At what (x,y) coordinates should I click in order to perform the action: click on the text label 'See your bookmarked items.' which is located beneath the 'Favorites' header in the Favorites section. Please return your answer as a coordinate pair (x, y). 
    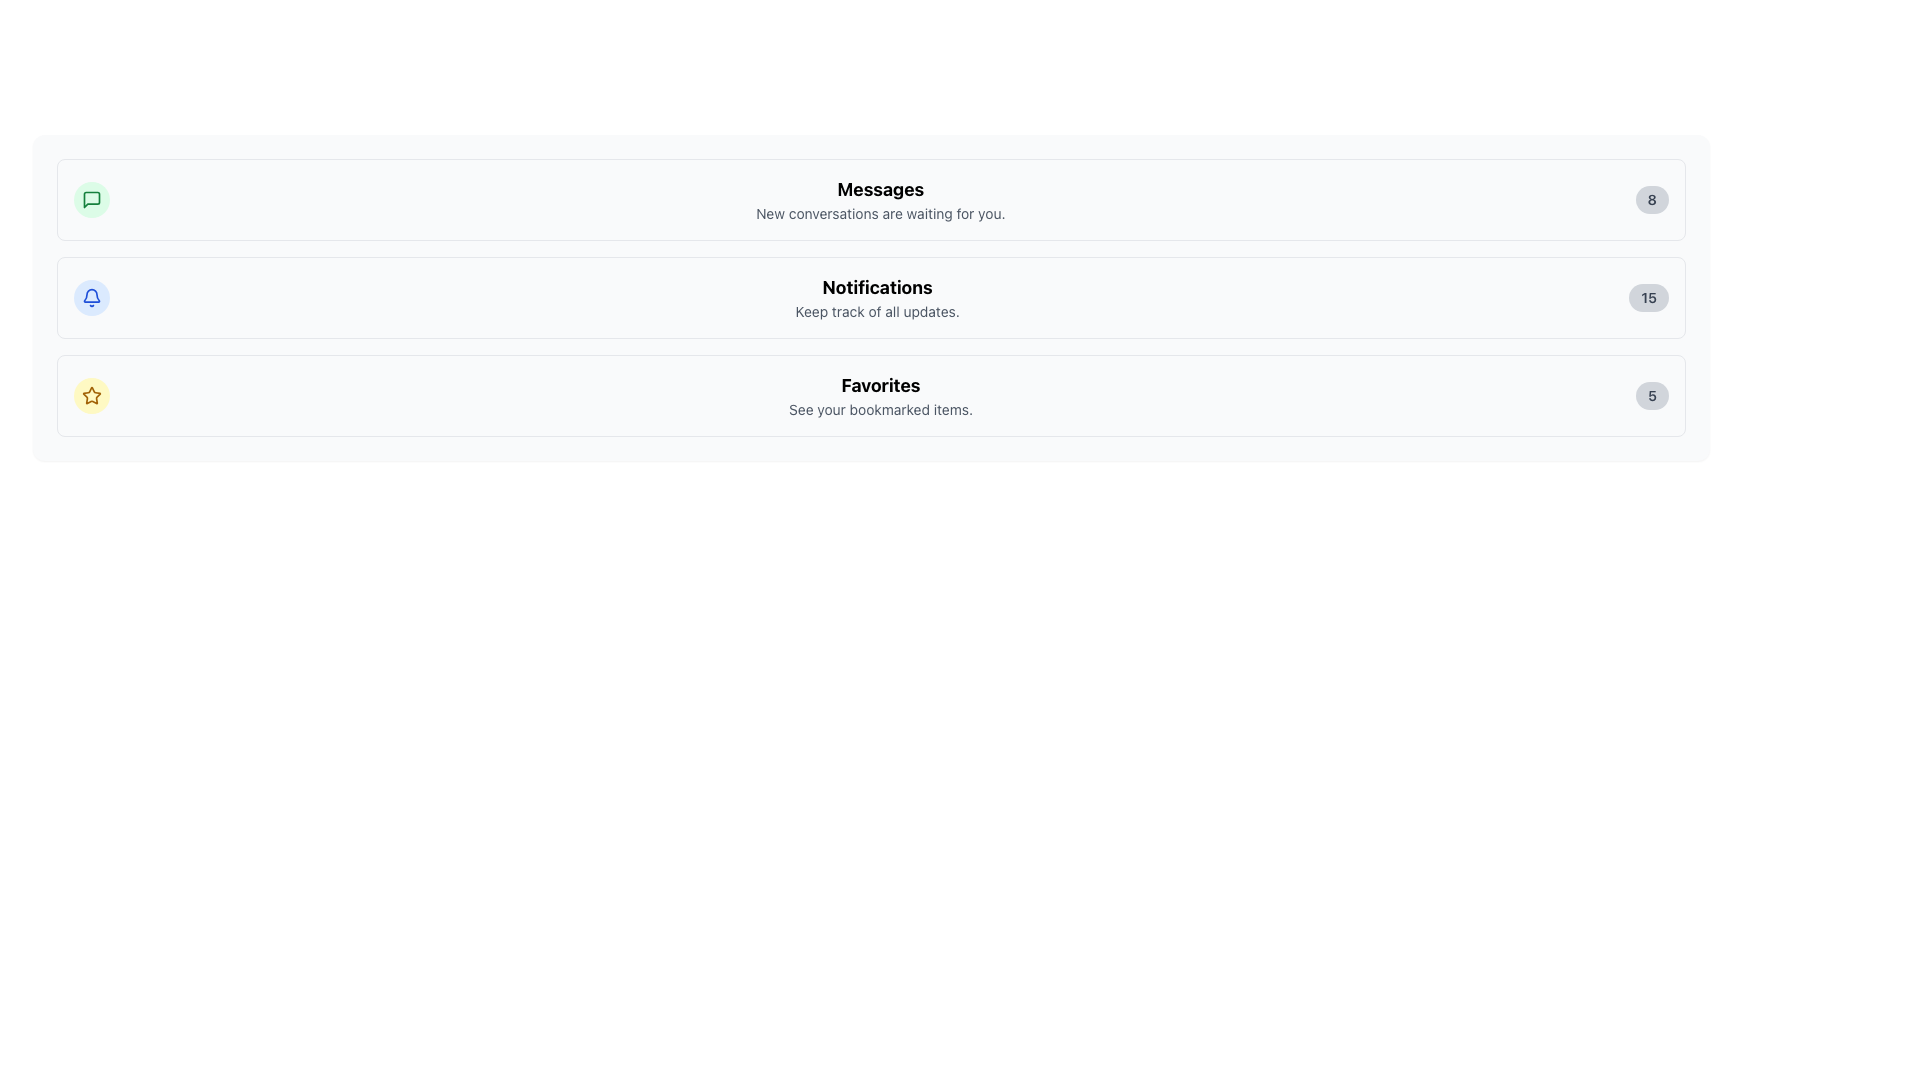
    Looking at the image, I should click on (880, 408).